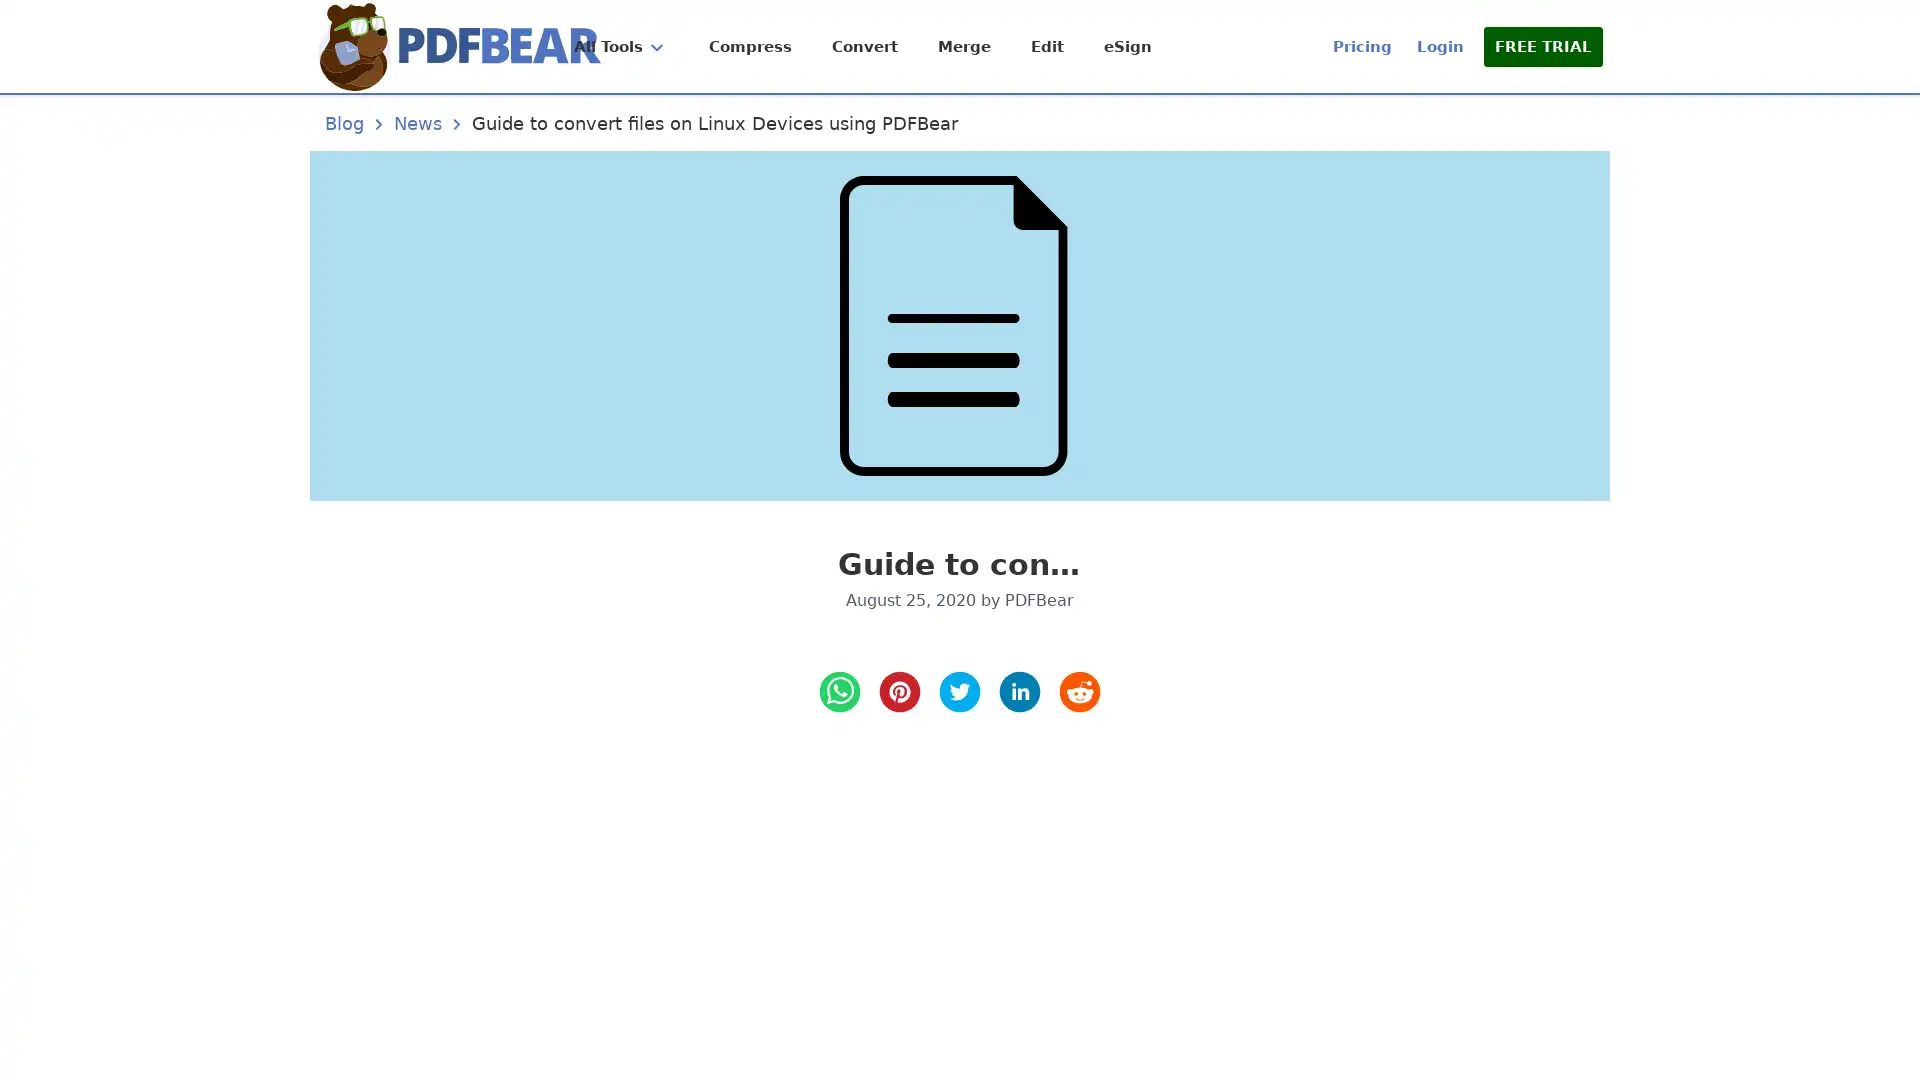 The image size is (1920, 1080). What do you see at coordinates (840, 690) in the screenshot?
I see `whatsapp` at bounding box center [840, 690].